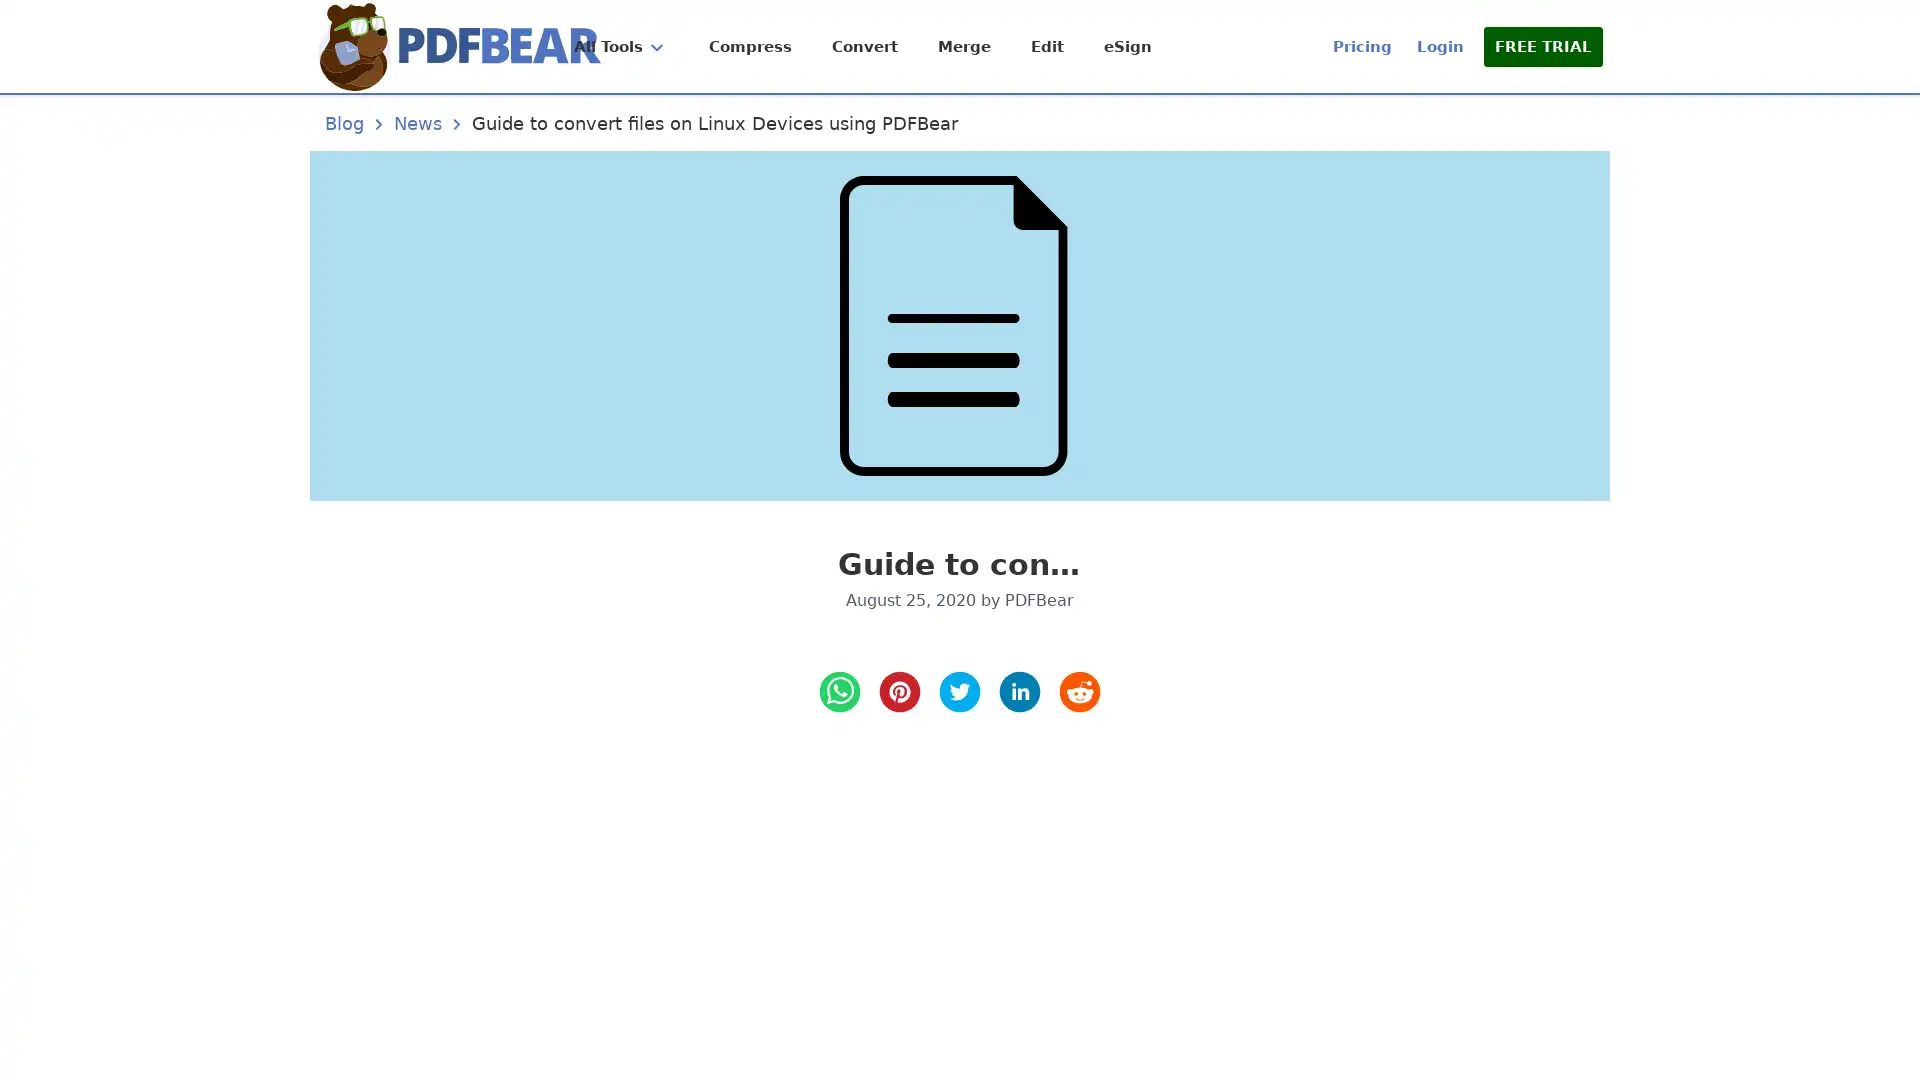 The image size is (1920, 1080). What do you see at coordinates (840, 690) in the screenshot?
I see `whatsapp` at bounding box center [840, 690].